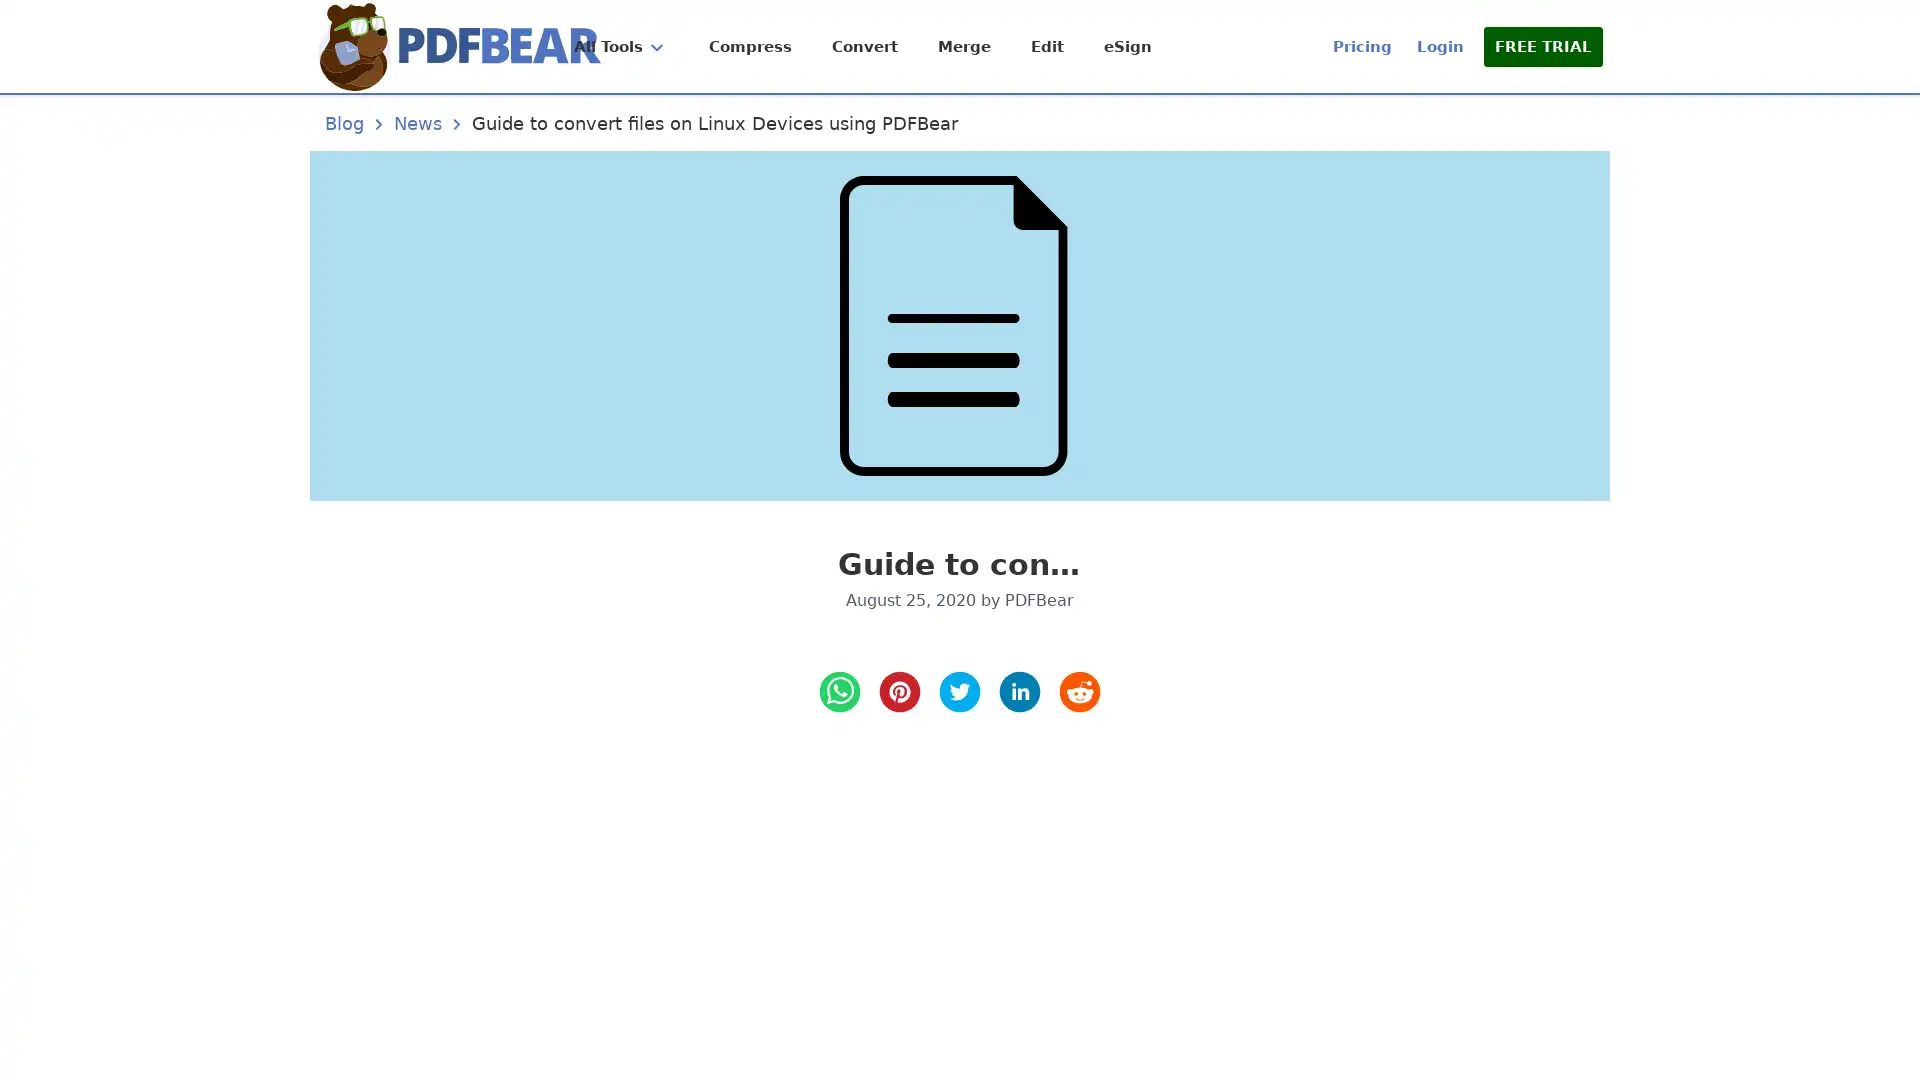 The image size is (1920, 1080). What do you see at coordinates (840, 690) in the screenshot?
I see `whatsapp` at bounding box center [840, 690].